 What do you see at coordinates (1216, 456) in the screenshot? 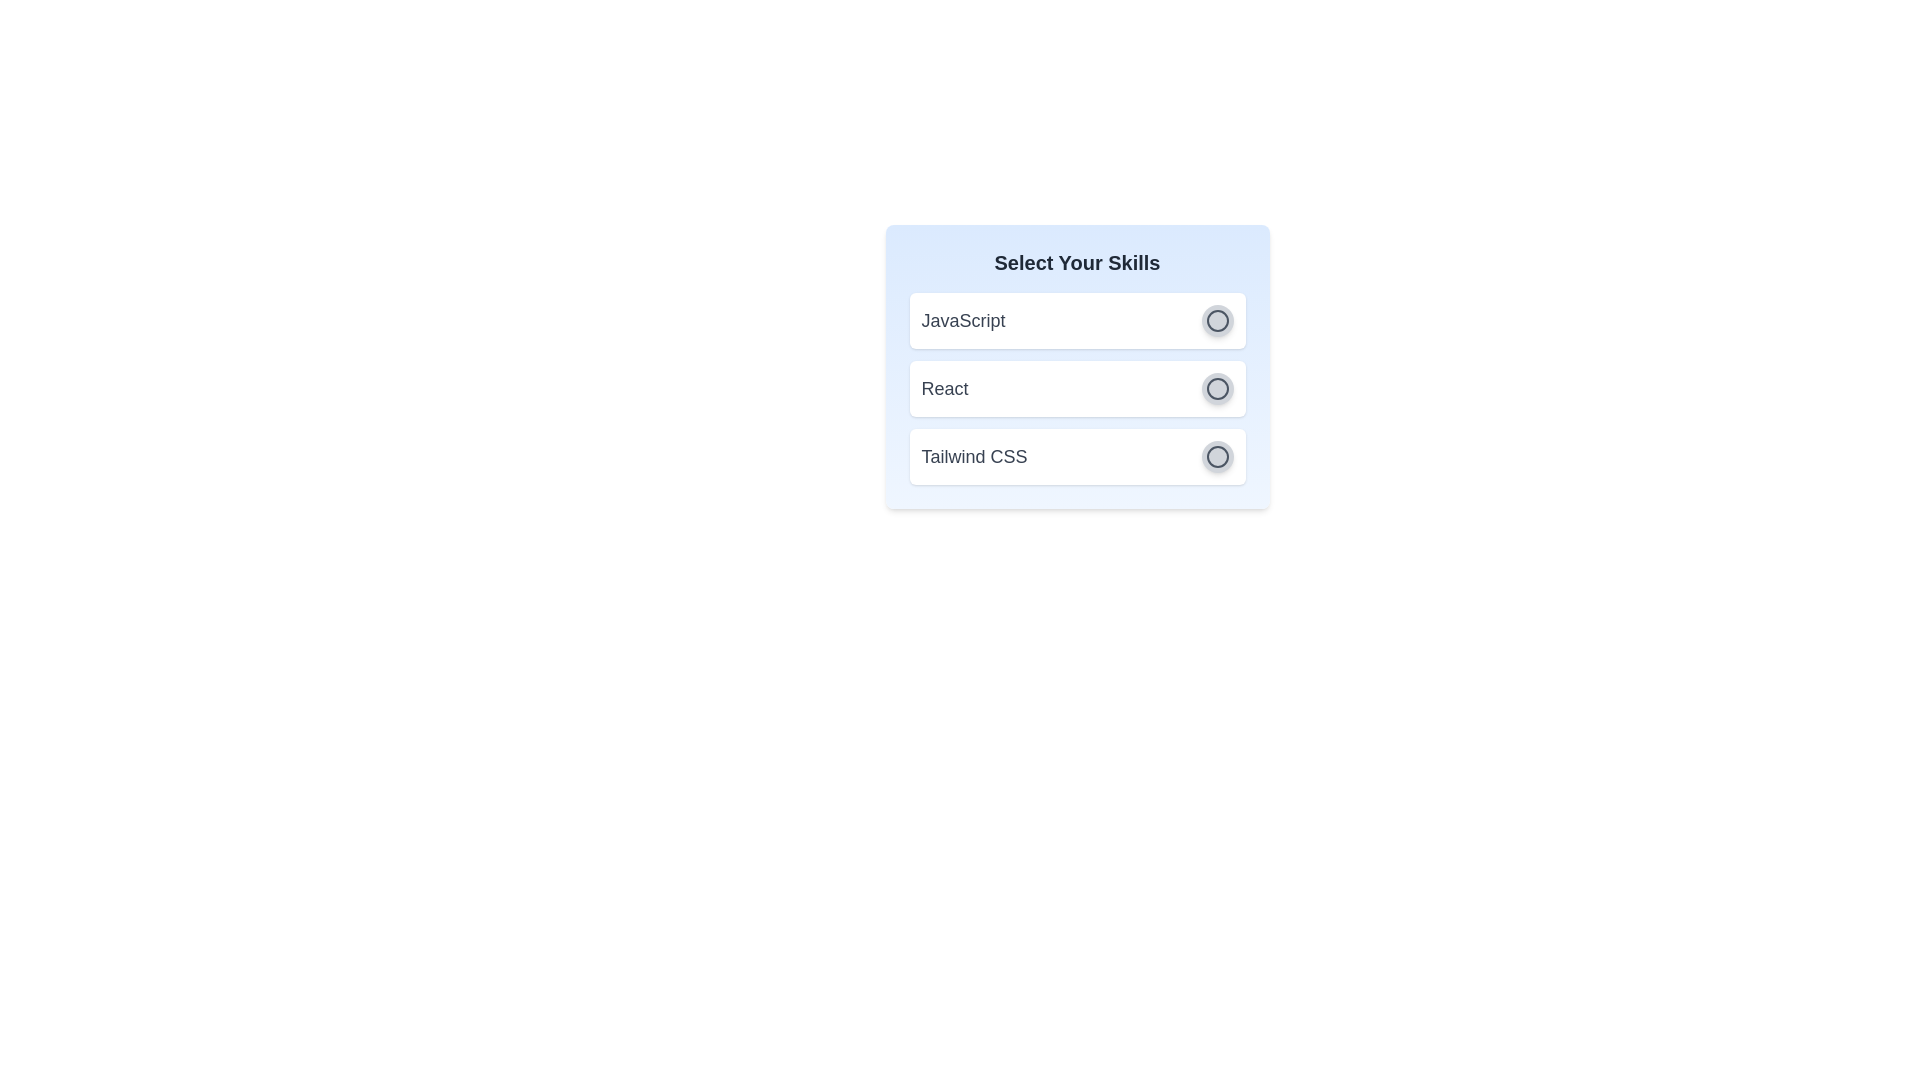
I see `the skill Tailwind CSS` at bounding box center [1216, 456].